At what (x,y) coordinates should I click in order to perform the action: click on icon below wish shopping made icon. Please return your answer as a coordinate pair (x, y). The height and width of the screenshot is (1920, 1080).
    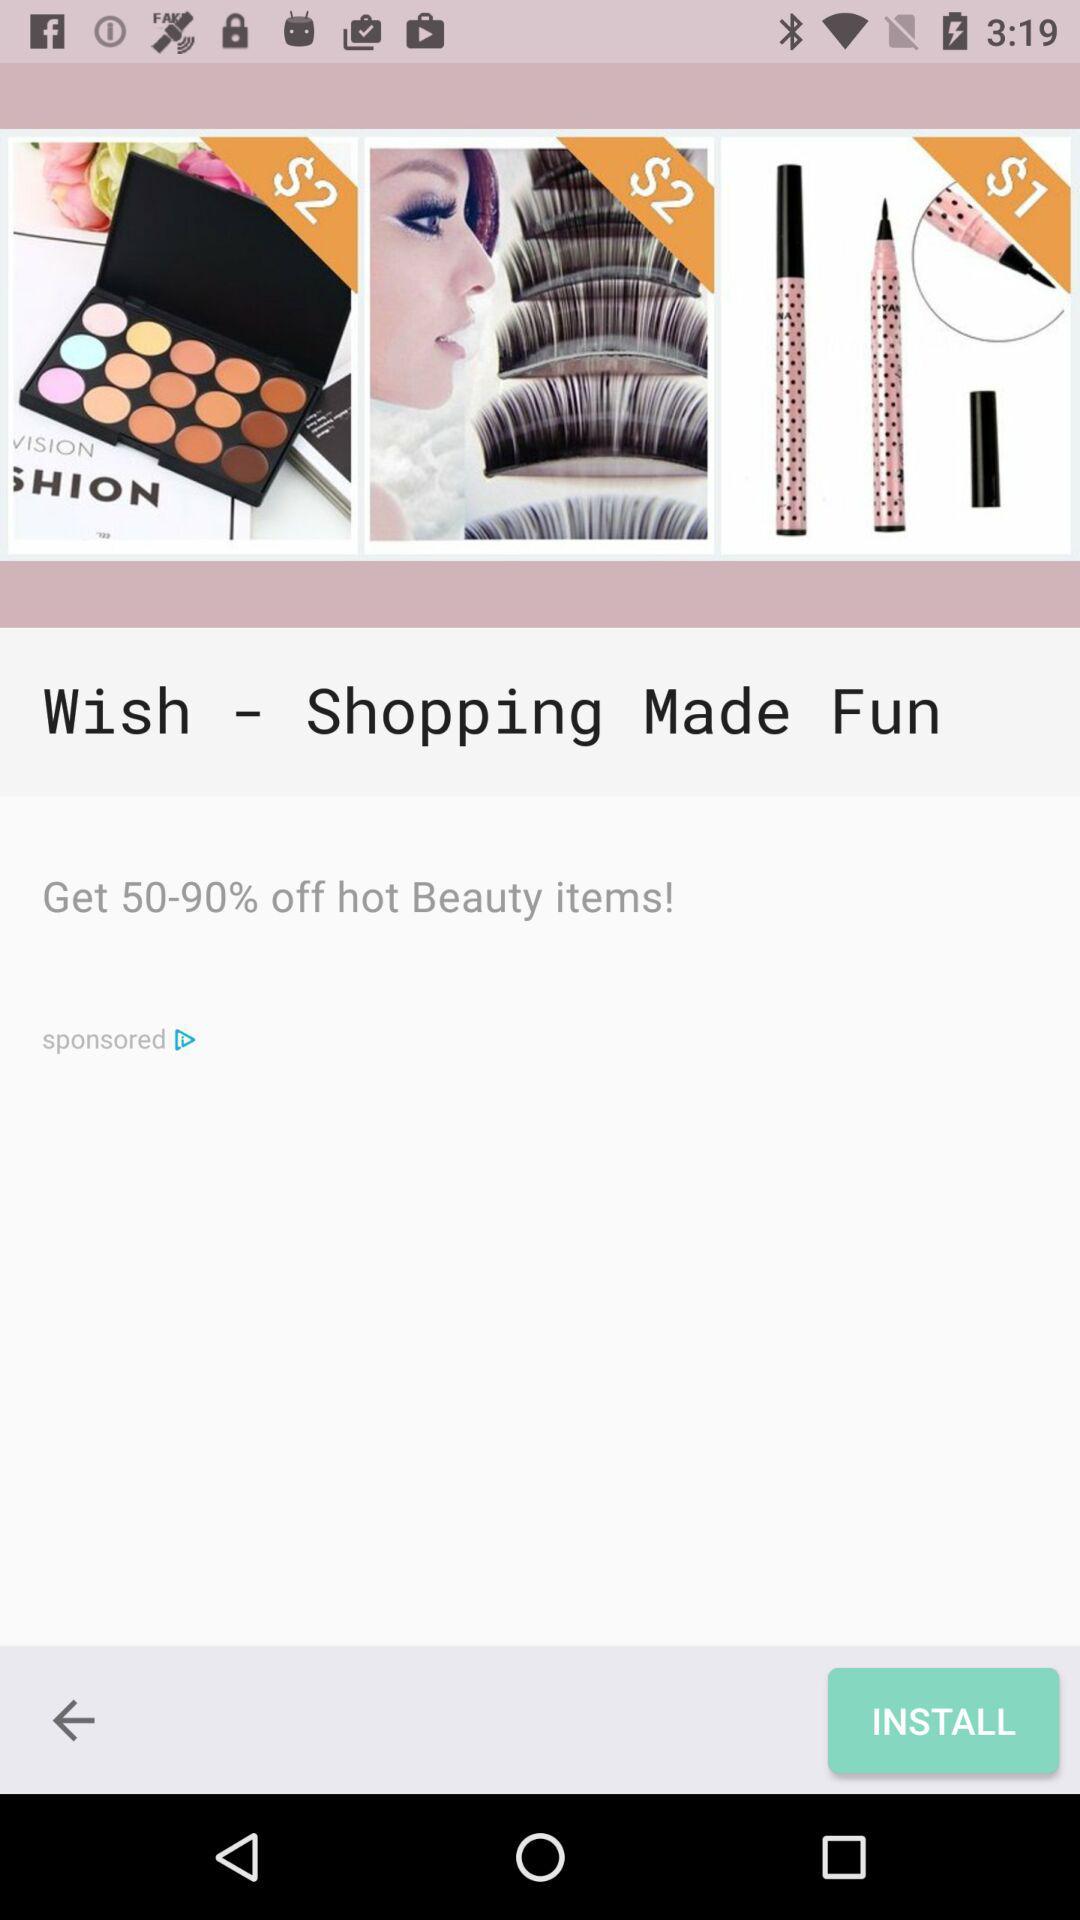
    Looking at the image, I should click on (357, 900).